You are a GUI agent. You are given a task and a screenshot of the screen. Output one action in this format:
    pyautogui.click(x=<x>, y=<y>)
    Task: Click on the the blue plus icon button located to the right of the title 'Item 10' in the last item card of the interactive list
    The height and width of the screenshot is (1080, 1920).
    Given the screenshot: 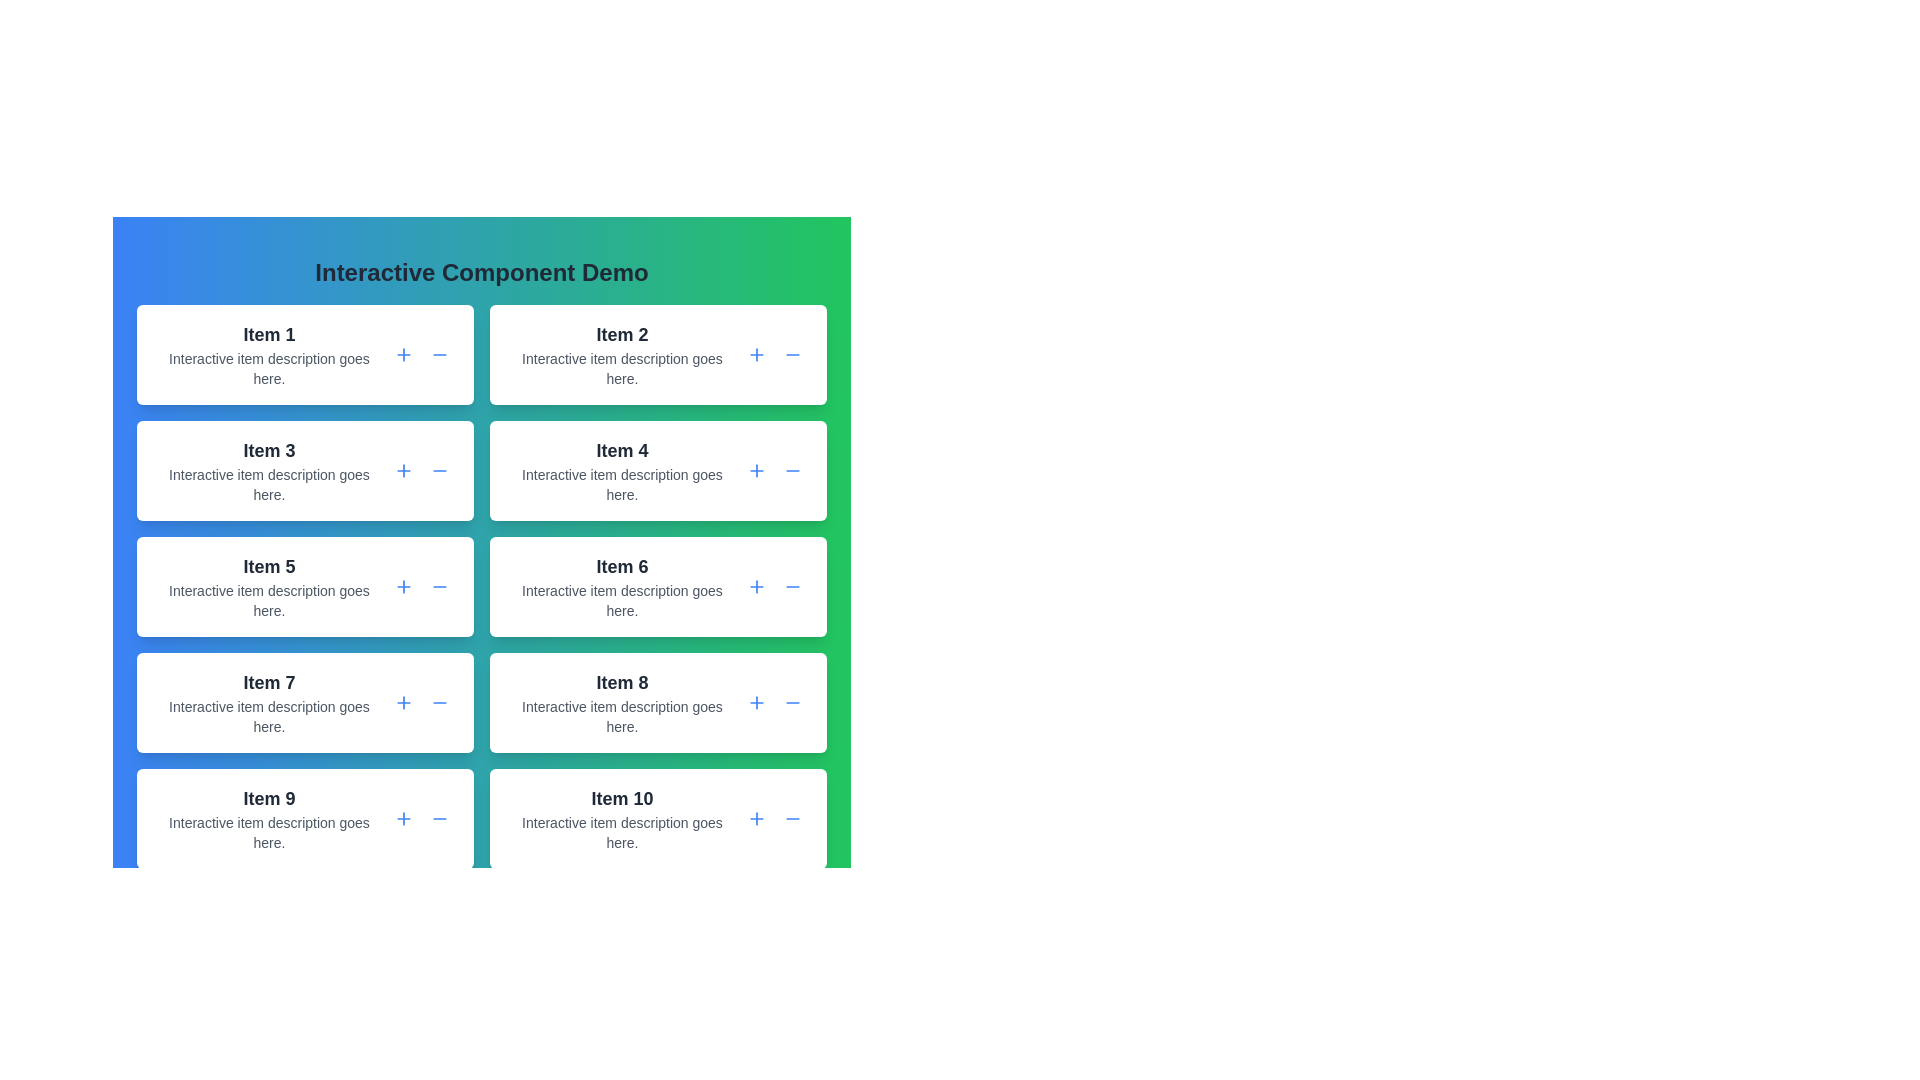 What is the action you would take?
    pyautogui.click(x=756, y=818)
    